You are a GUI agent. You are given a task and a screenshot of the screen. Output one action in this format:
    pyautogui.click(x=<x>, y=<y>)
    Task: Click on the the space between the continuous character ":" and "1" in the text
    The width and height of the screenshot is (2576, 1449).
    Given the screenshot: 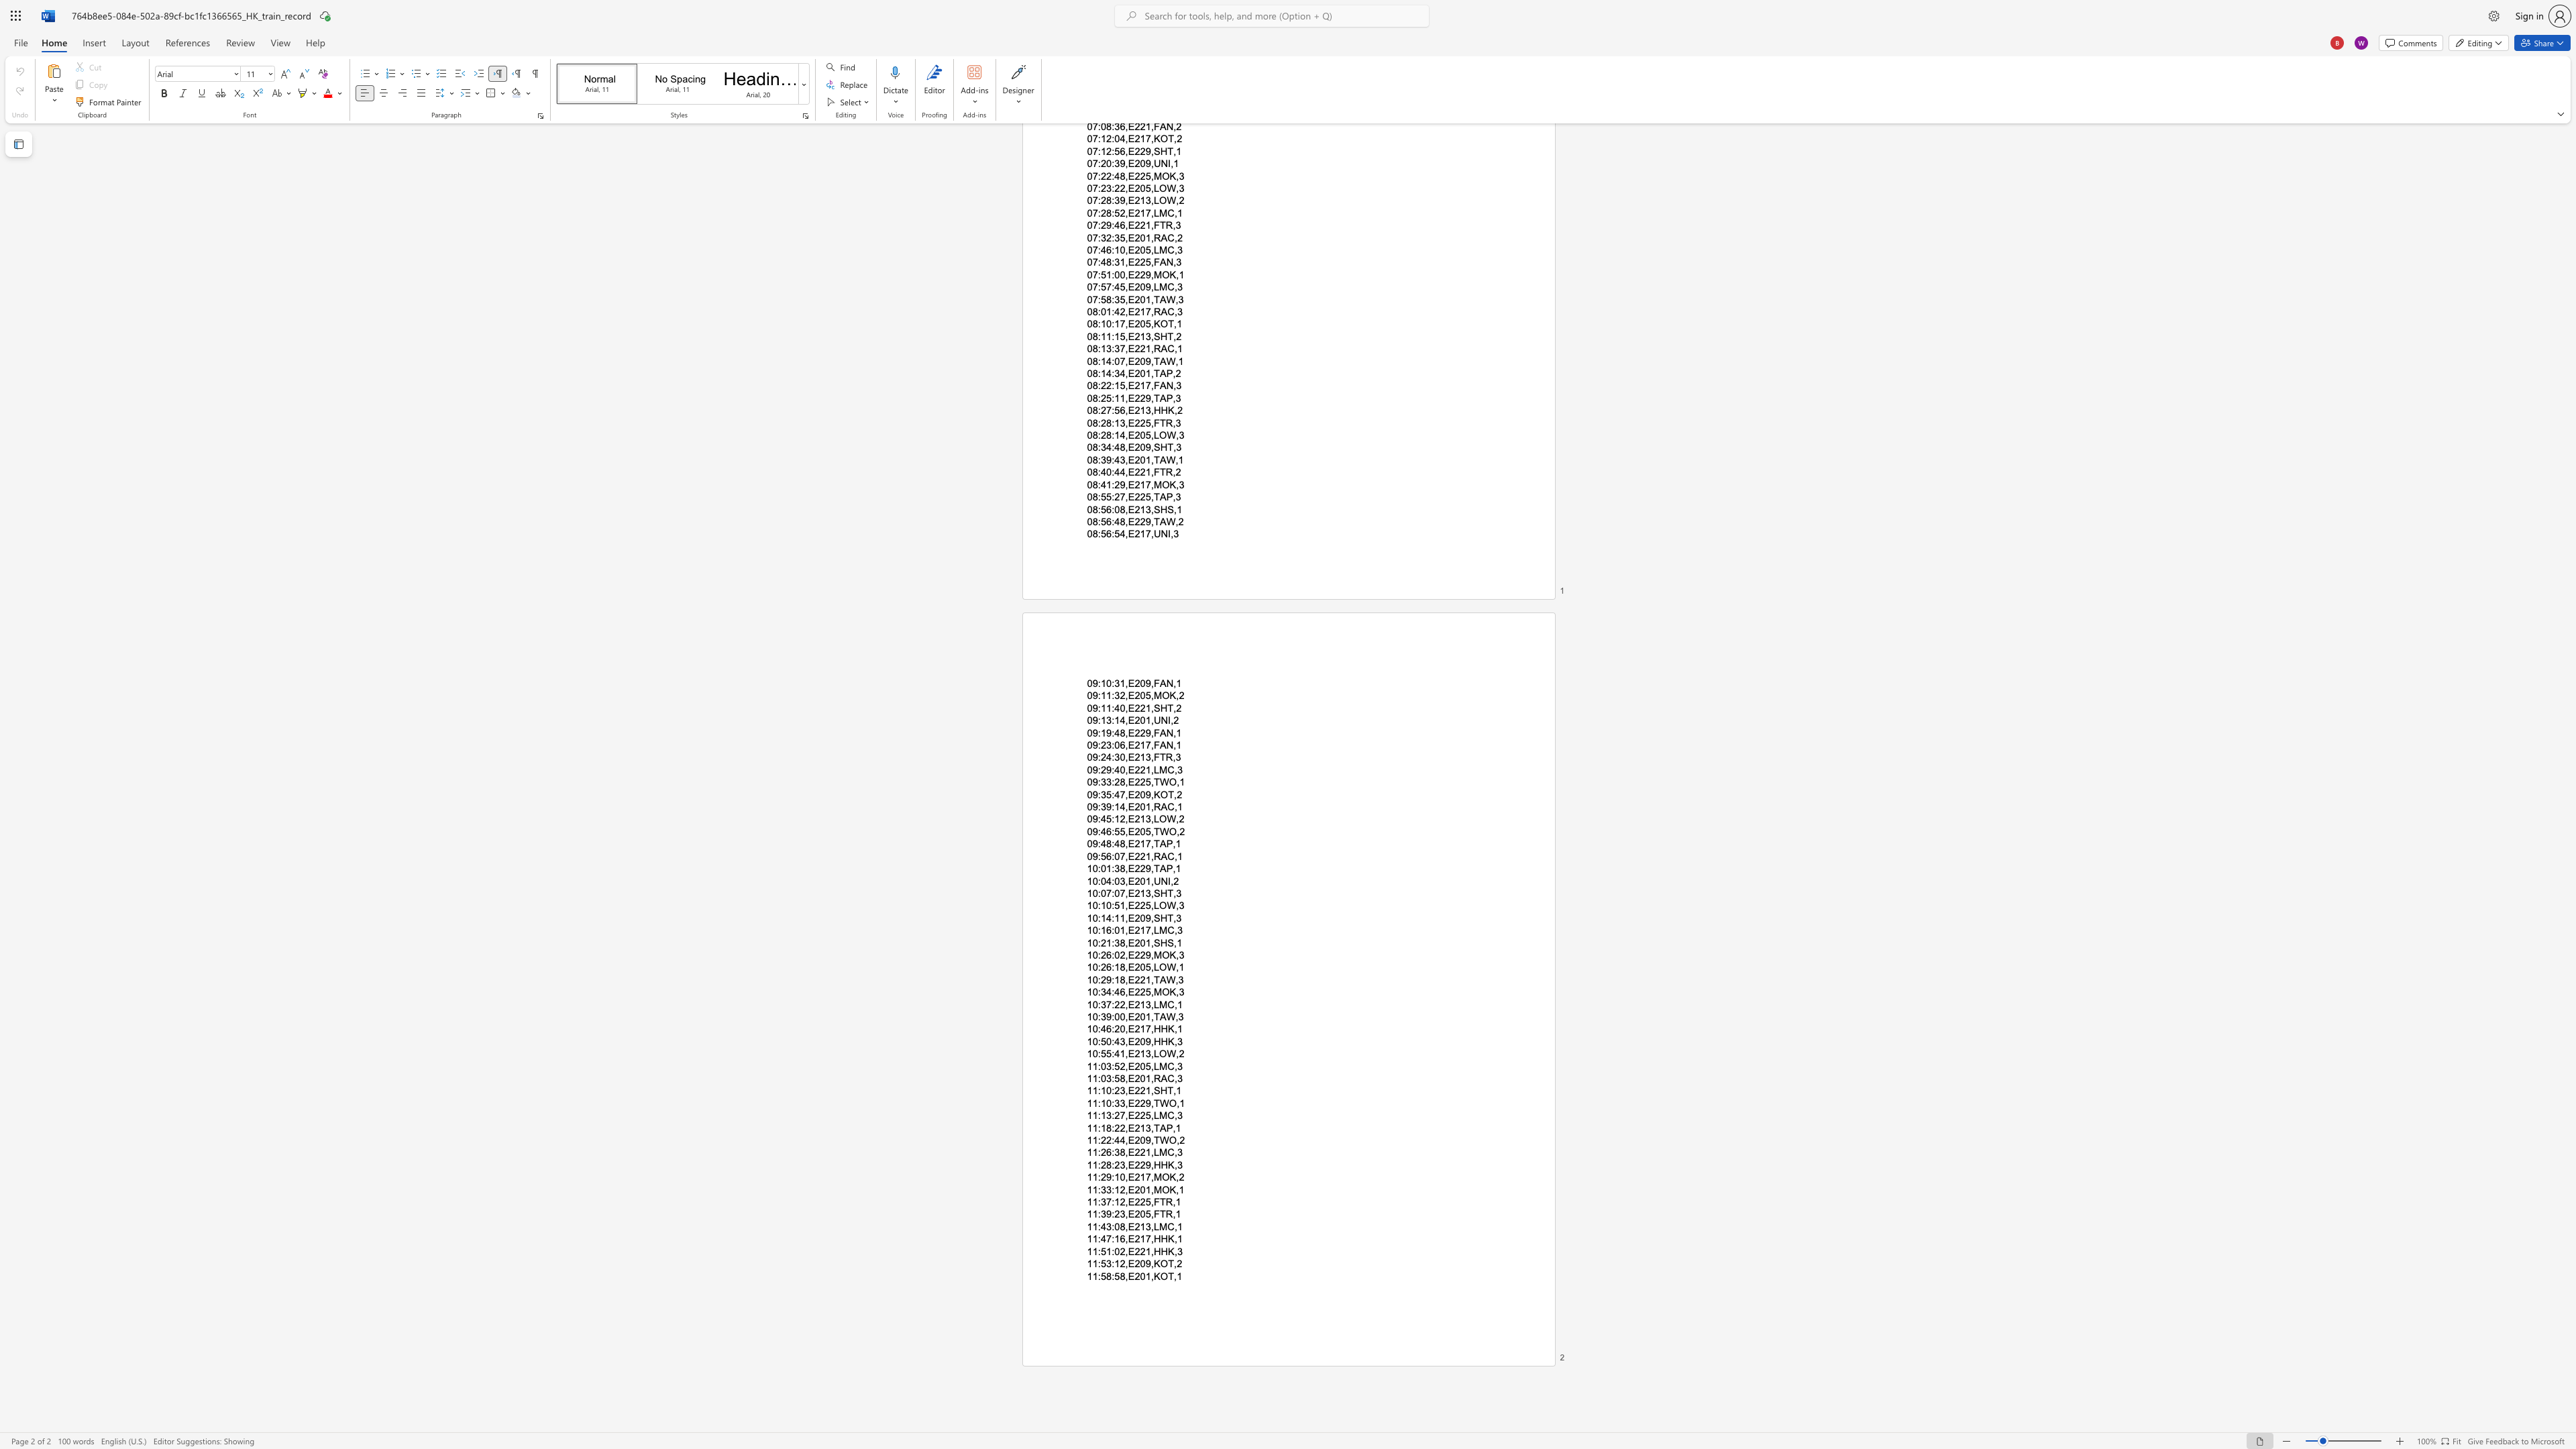 What is the action you would take?
    pyautogui.click(x=1115, y=1238)
    